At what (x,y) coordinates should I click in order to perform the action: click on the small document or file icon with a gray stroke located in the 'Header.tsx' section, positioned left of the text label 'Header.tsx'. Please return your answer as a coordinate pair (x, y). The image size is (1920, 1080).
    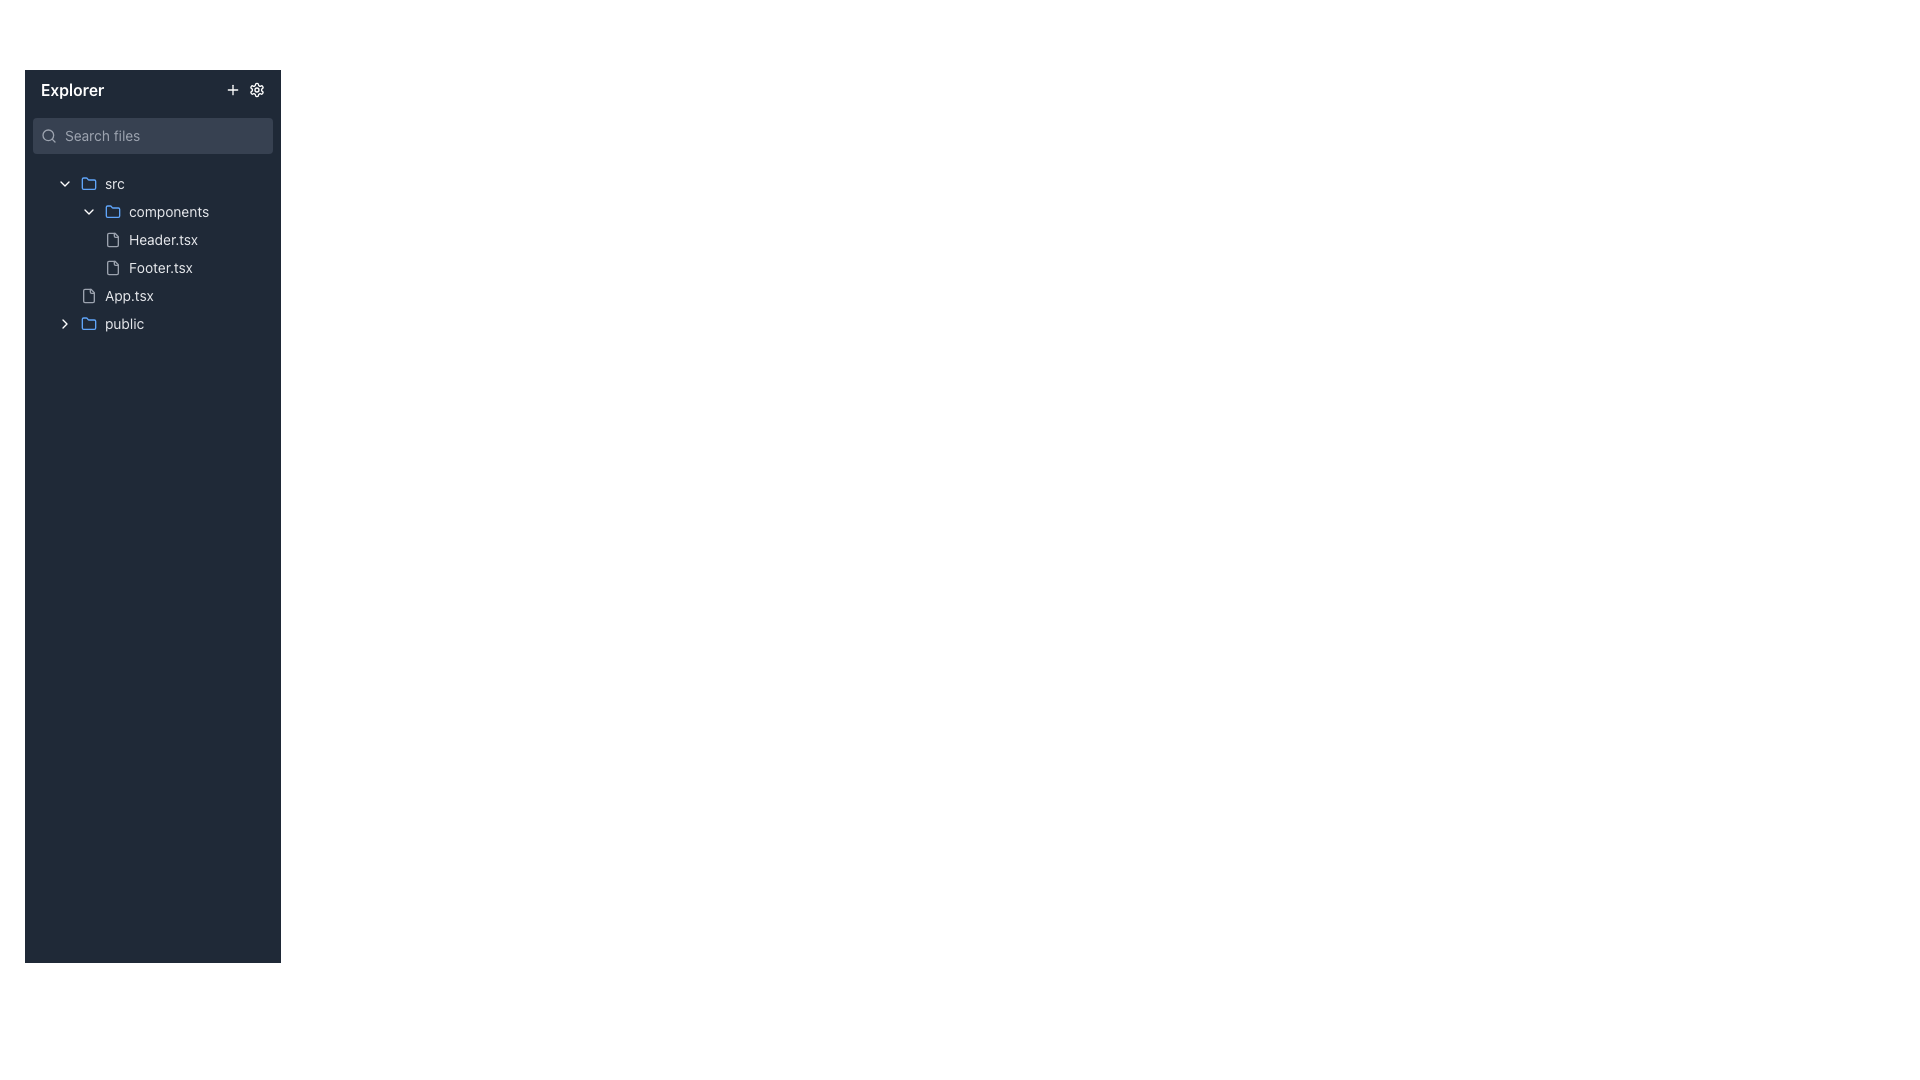
    Looking at the image, I should click on (112, 238).